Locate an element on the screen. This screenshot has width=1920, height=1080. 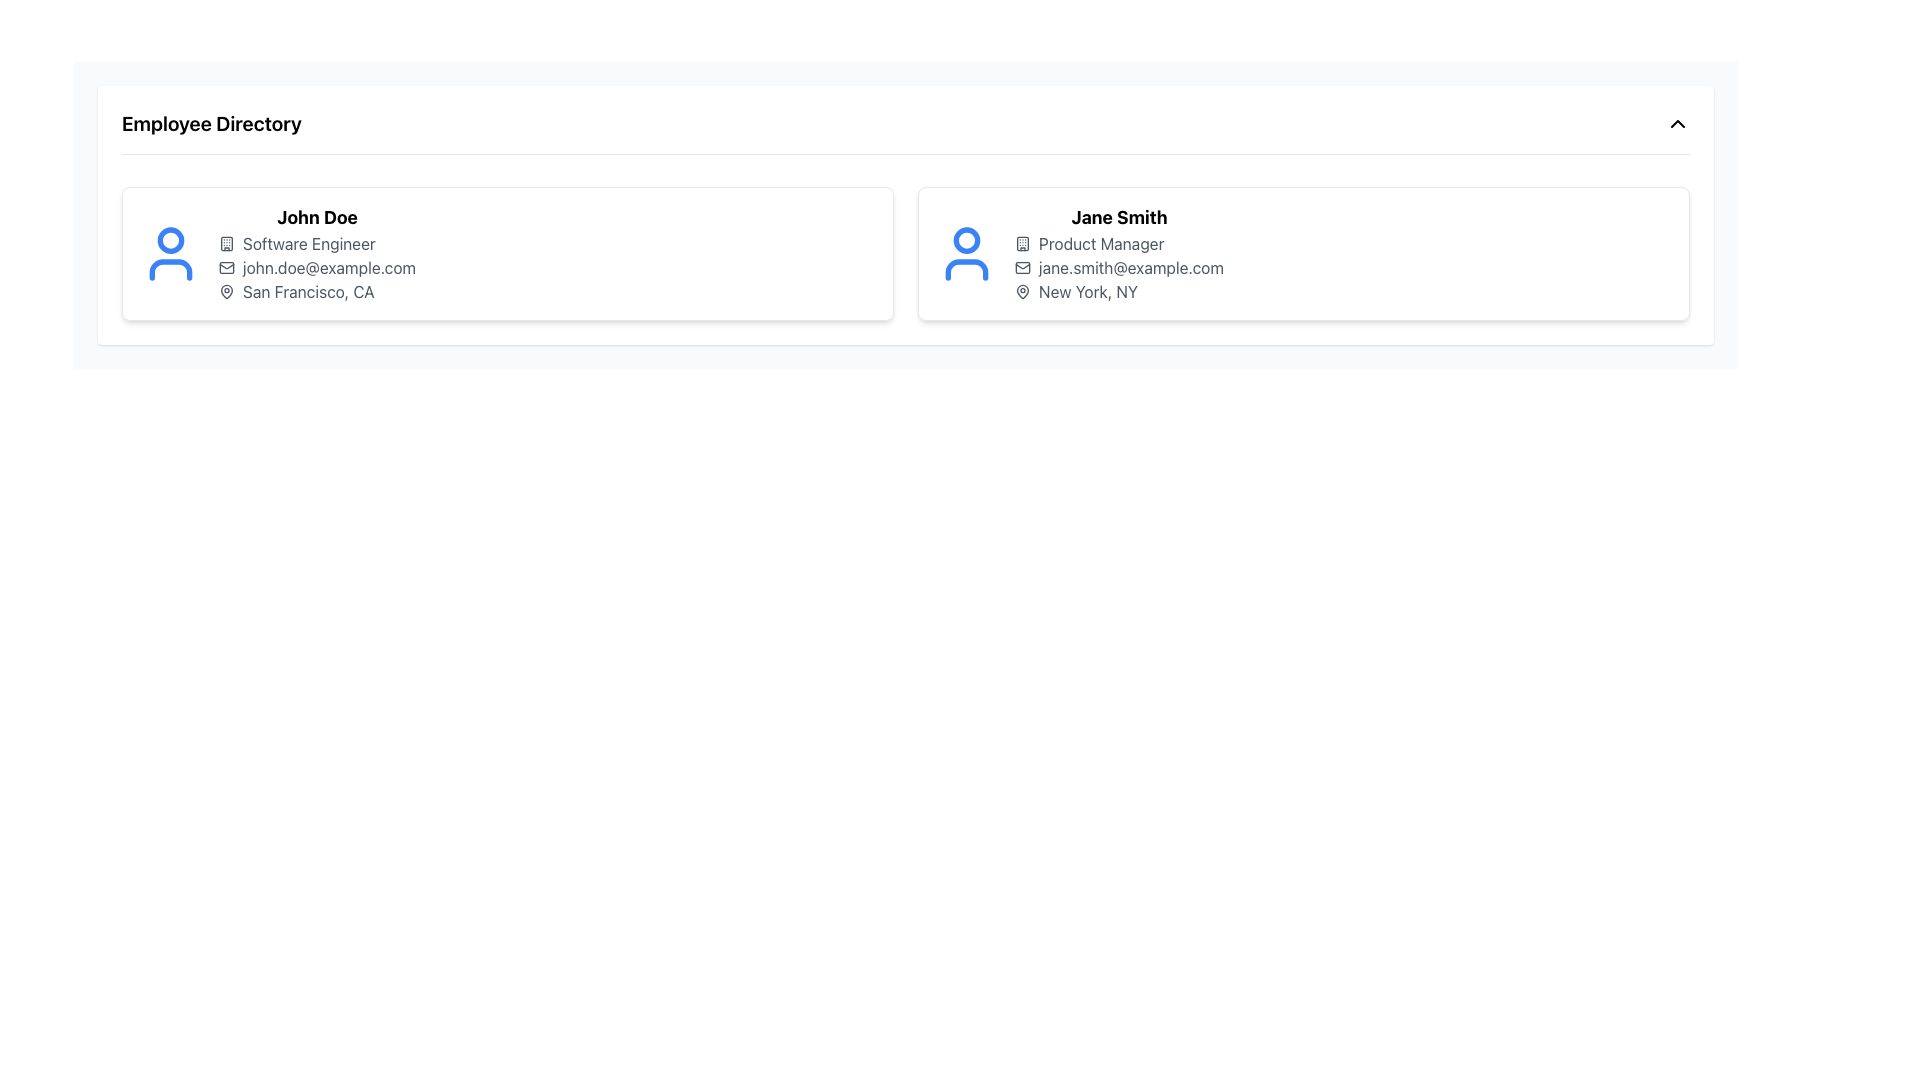
the graphical icon component representing email functionality, located on the right side of the layout within the card for 'Jane Smith', adjacent to the email address 'jane.smith@example.com' is located at coordinates (1022, 266).